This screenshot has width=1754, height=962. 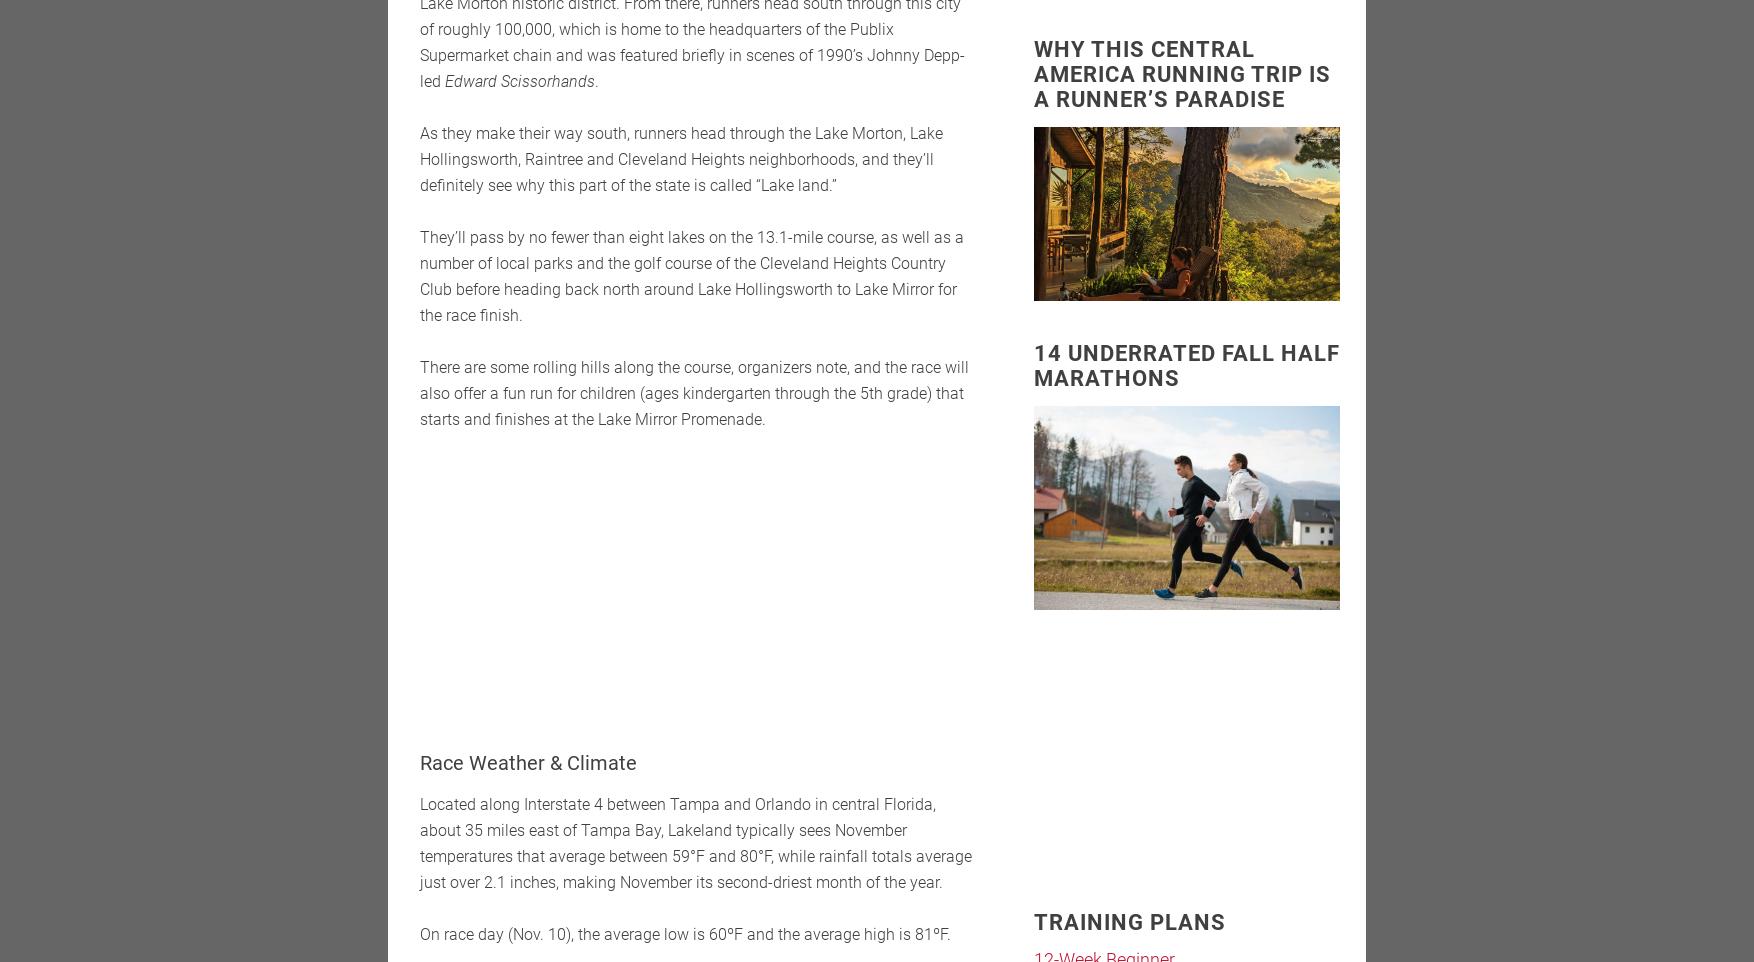 What do you see at coordinates (1181, 74) in the screenshot?
I see `'Why This Central America Running Trip Is A Runner’s Paradise'` at bounding box center [1181, 74].